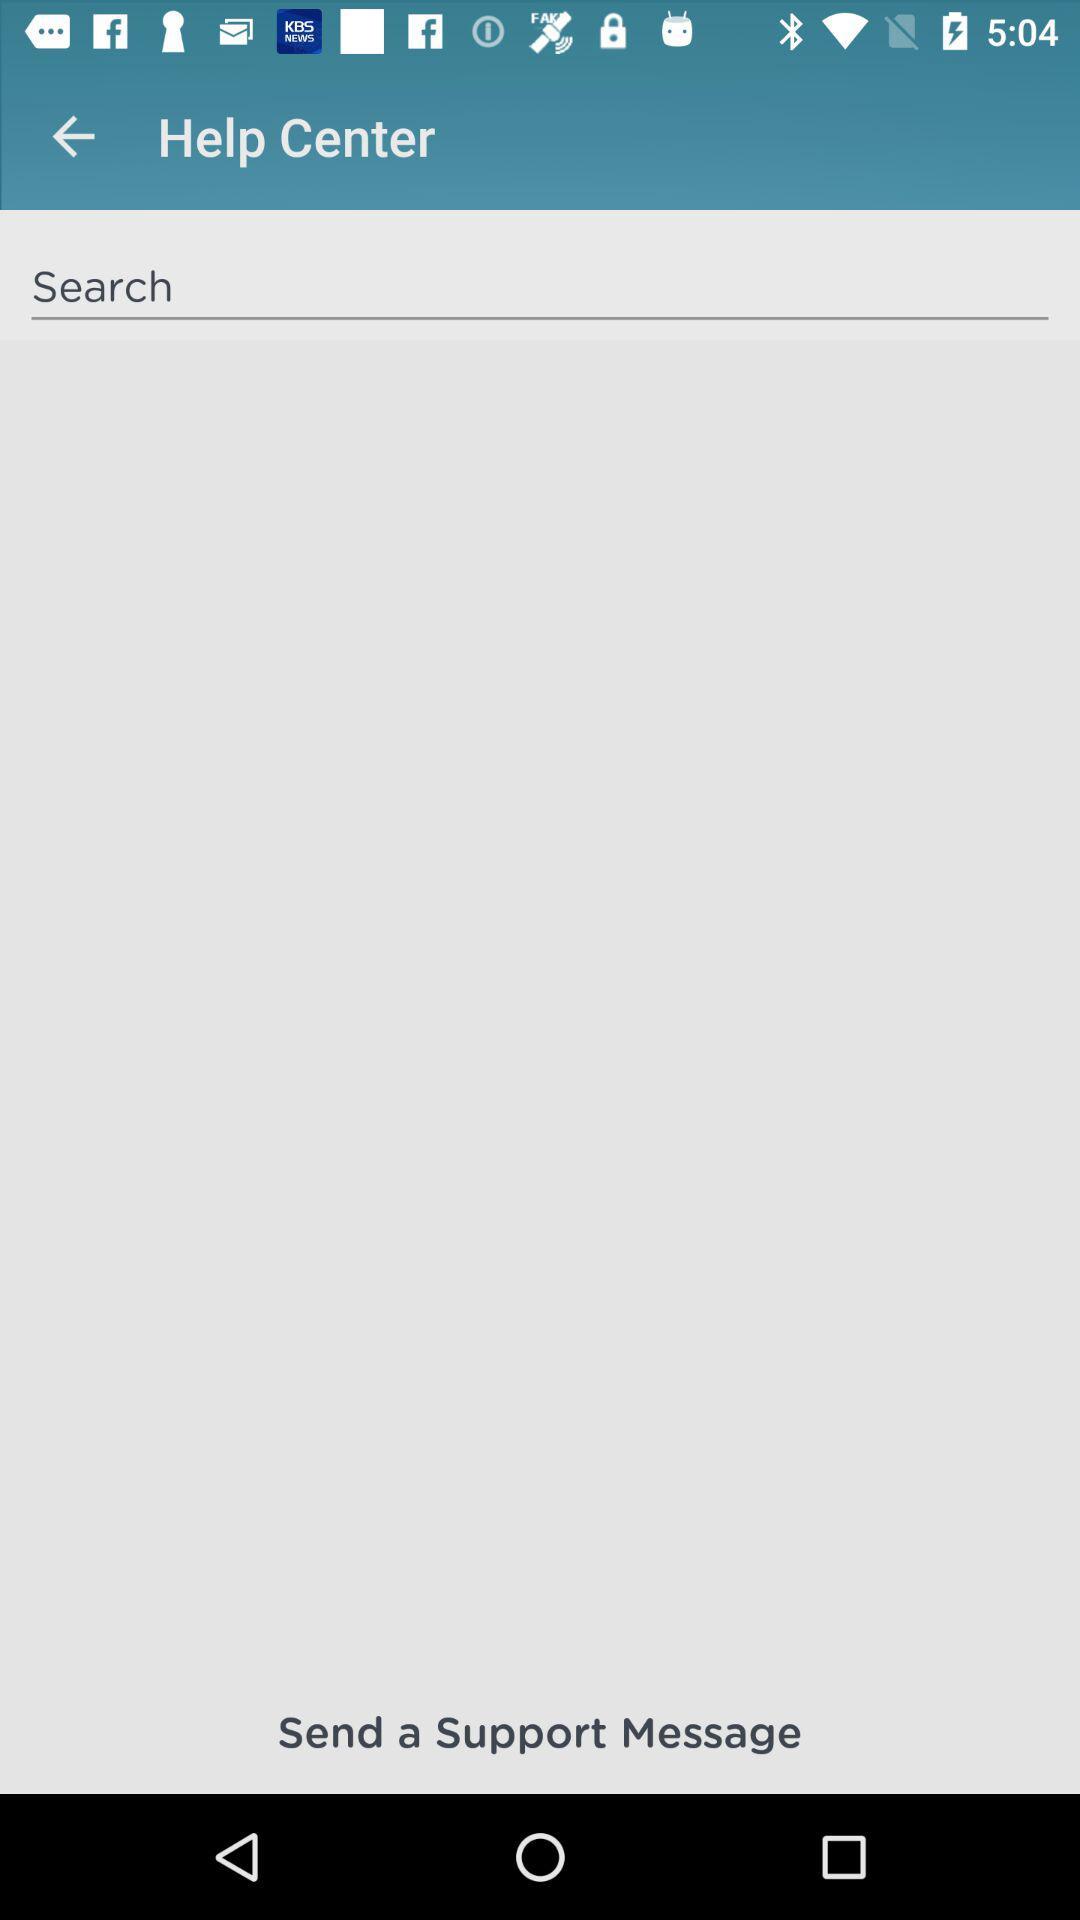  What do you see at coordinates (72, 135) in the screenshot?
I see `app to the left of help center icon` at bounding box center [72, 135].